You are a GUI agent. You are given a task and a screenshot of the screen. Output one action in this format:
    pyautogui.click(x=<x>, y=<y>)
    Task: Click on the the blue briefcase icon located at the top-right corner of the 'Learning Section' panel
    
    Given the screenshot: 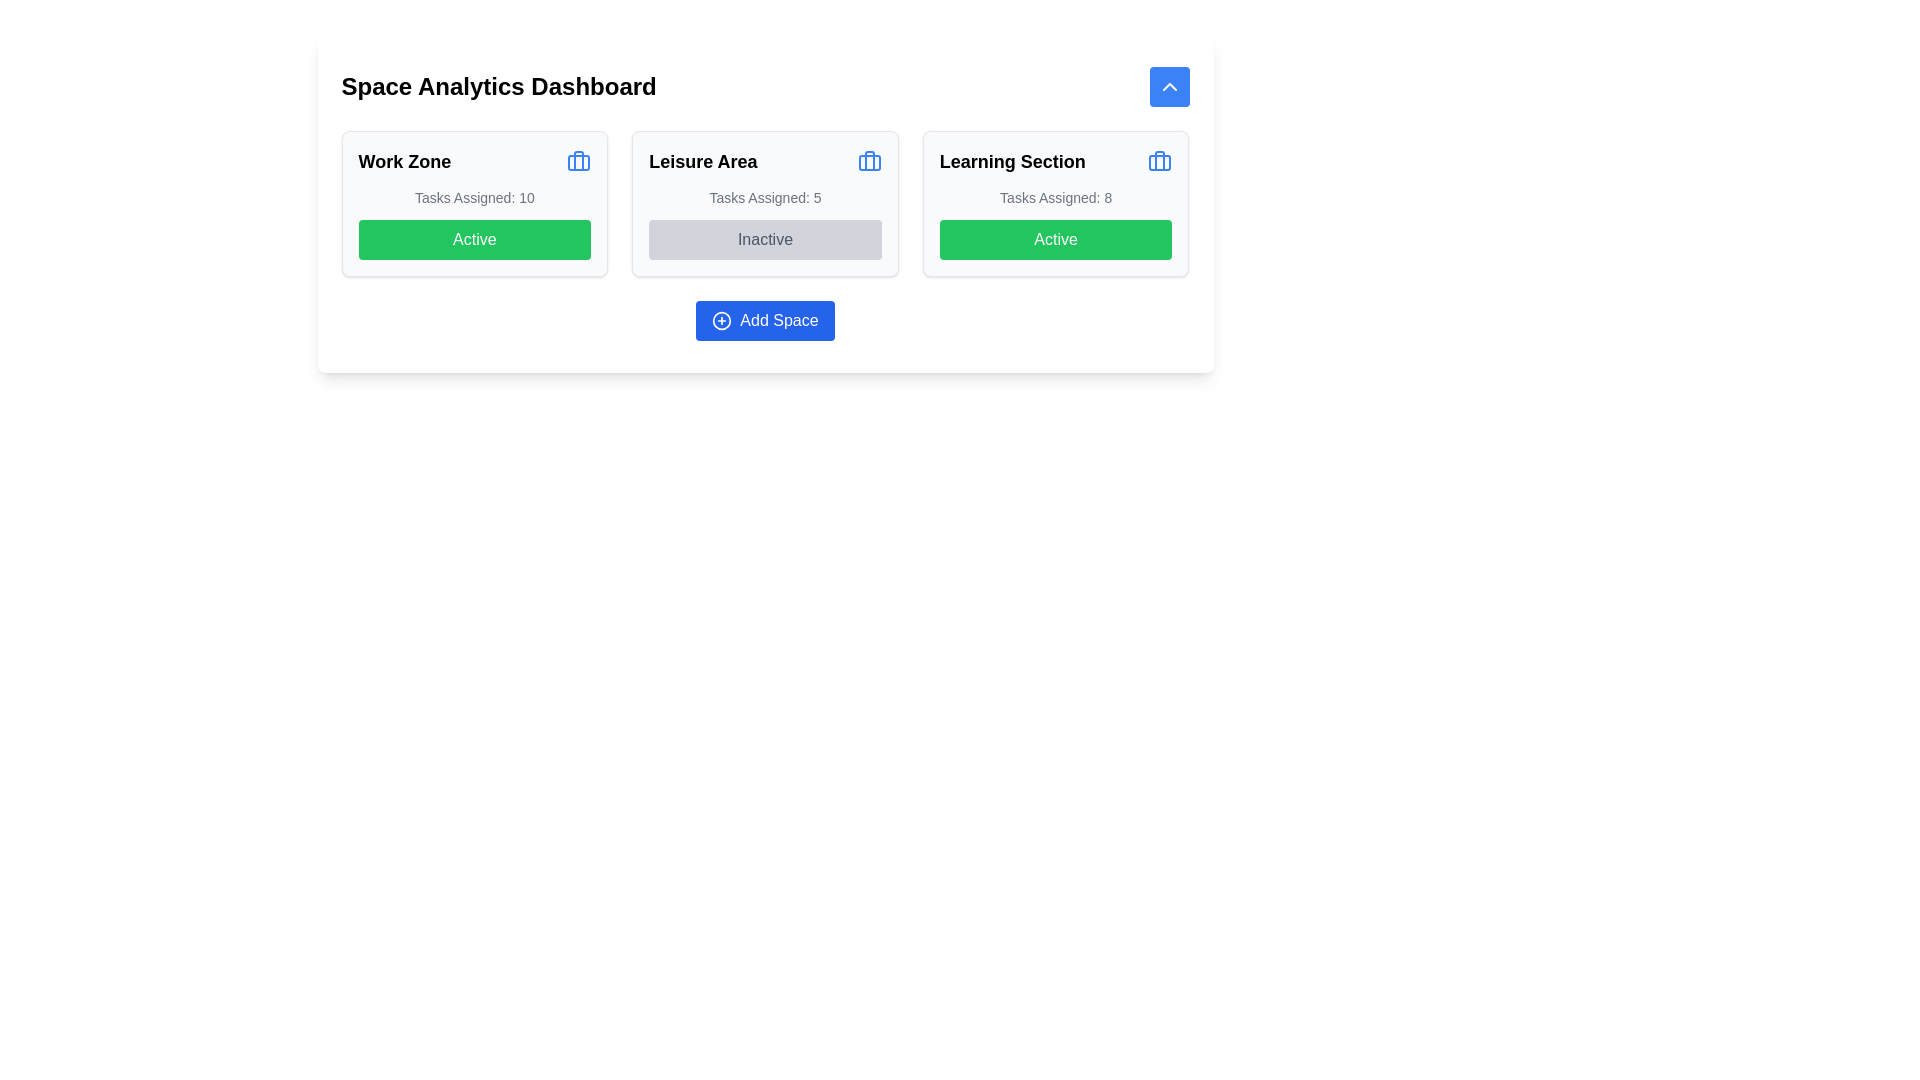 What is the action you would take?
    pyautogui.click(x=1160, y=161)
    